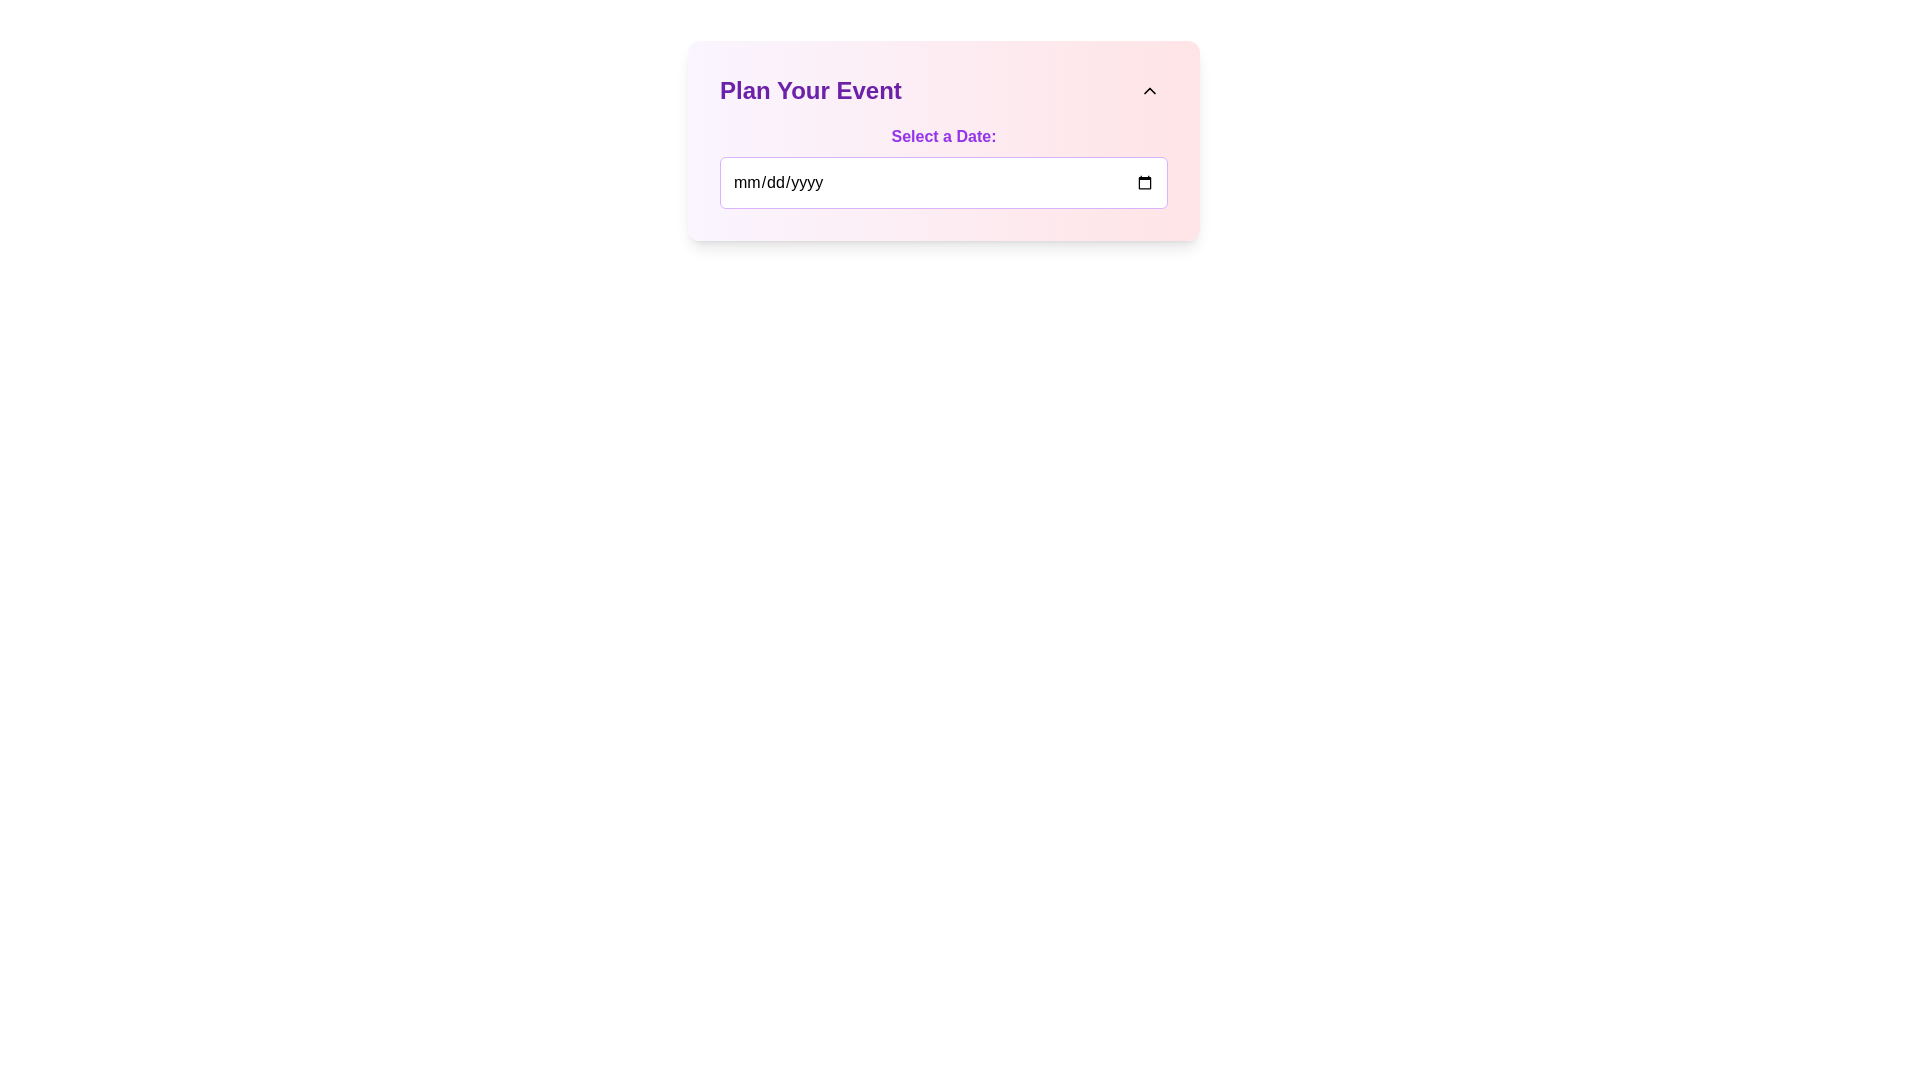 The image size is (1920, 1080). What do you see at coordinates (1150, 91) in the screenshot?
I see `the icon located in the top-right corner of the 'Plan Your Event' card` at bounding box center [1150, 91].